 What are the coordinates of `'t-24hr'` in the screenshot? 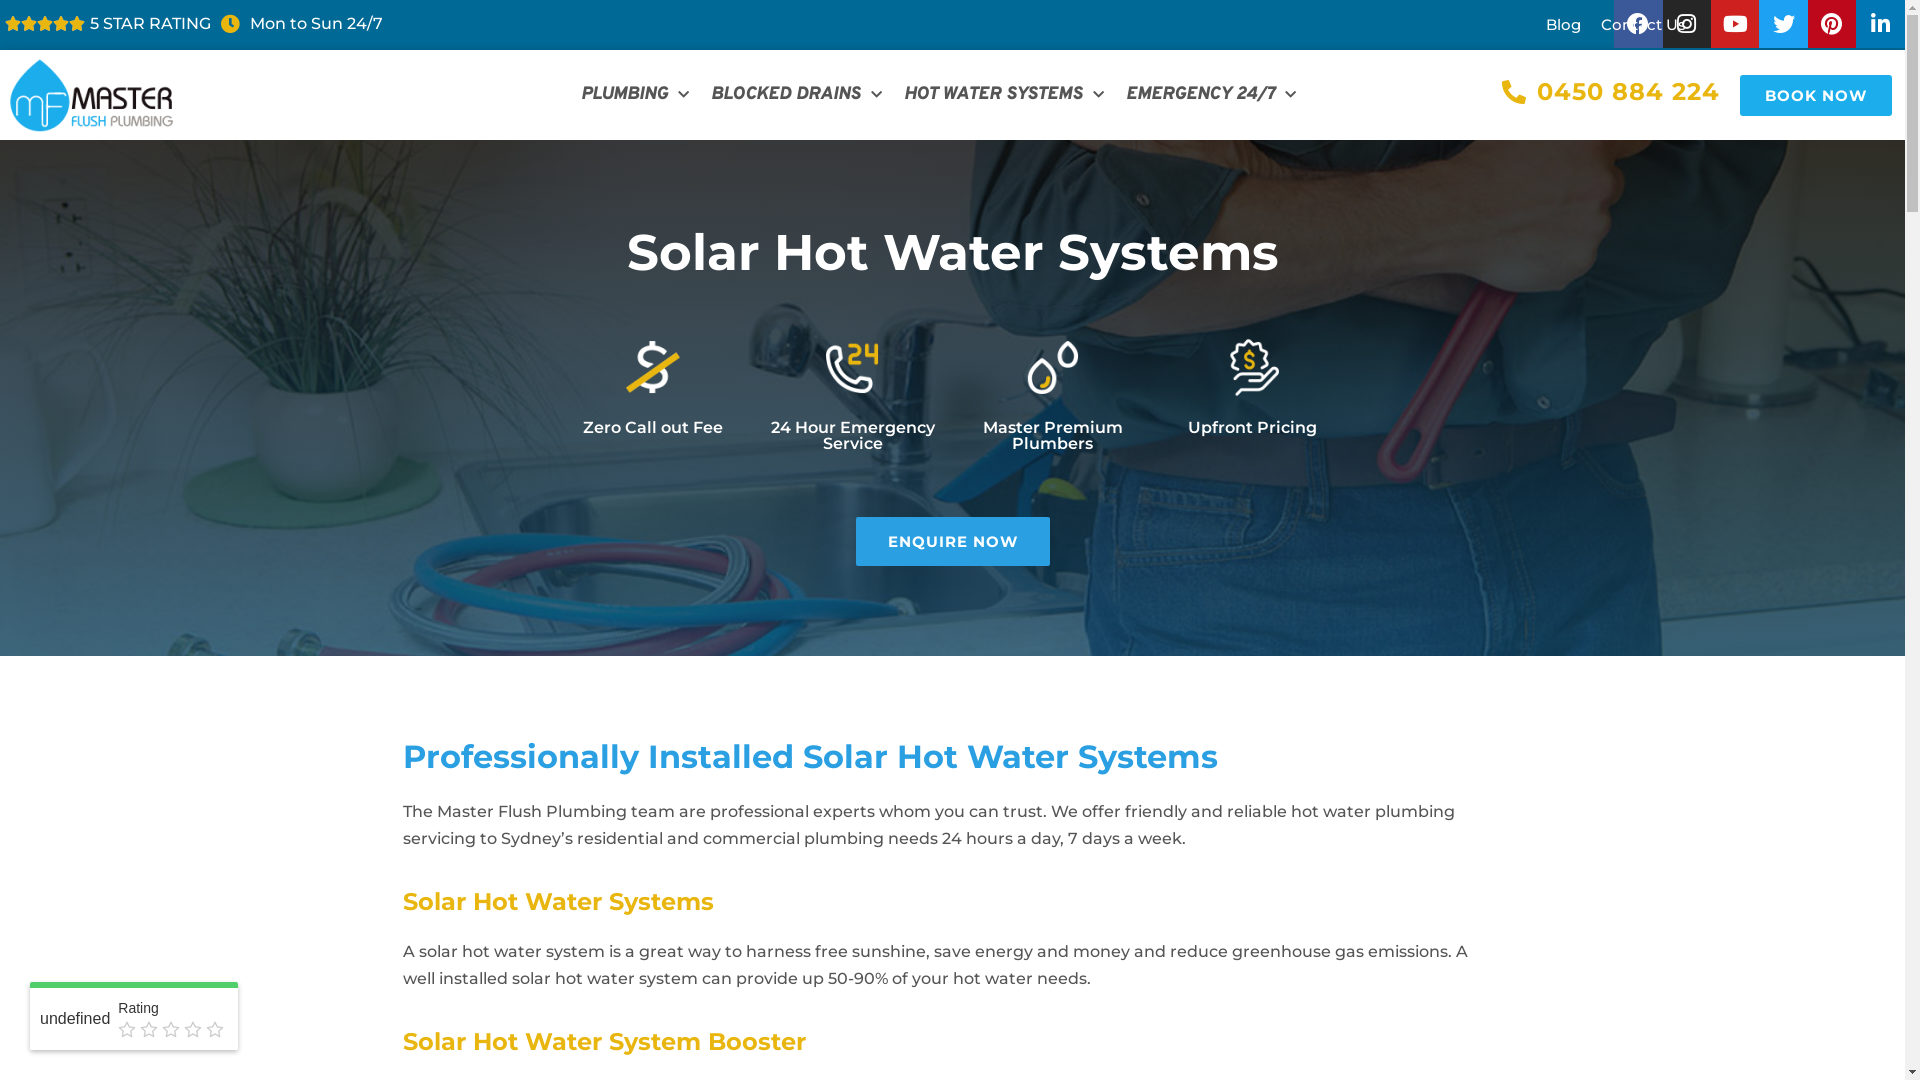 It's located at (852, 367).